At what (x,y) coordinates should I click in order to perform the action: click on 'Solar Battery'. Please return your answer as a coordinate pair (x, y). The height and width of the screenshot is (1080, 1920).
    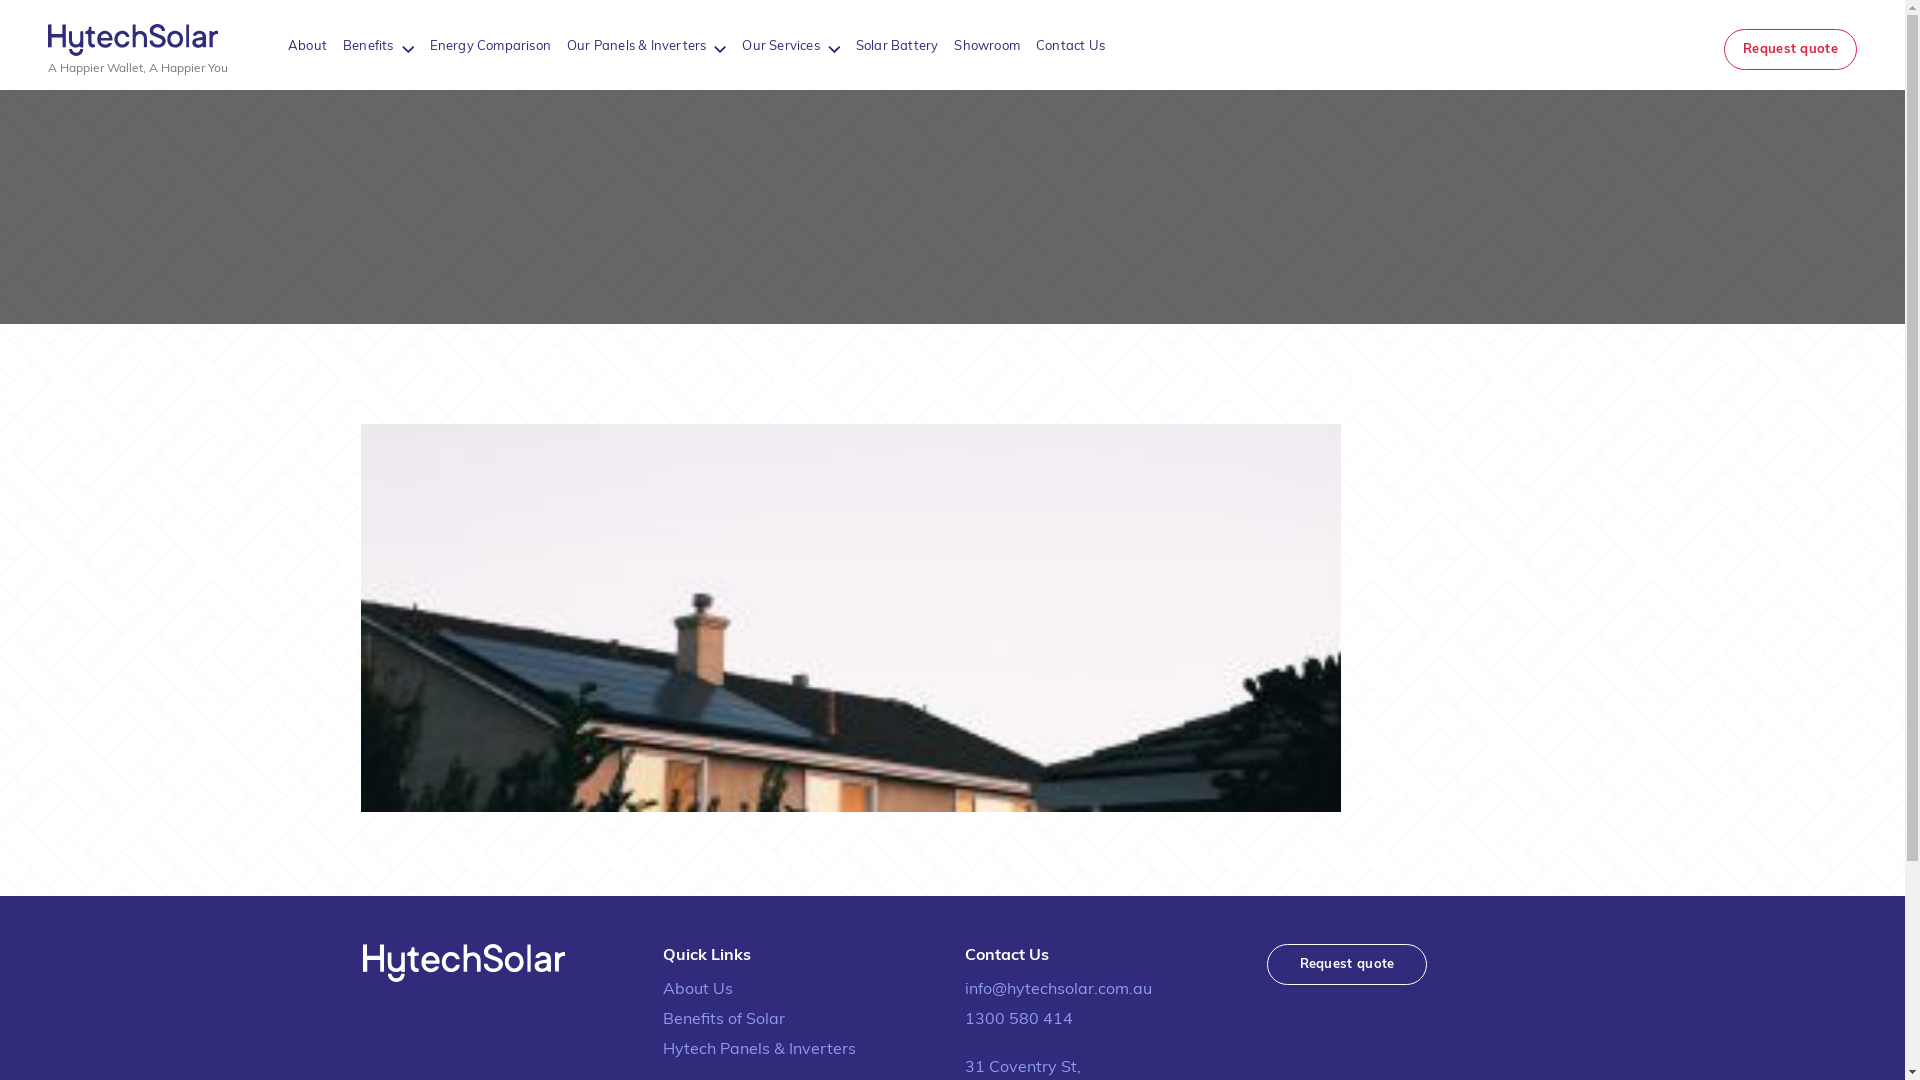
    Looking at the image, I should click on (855, 45).